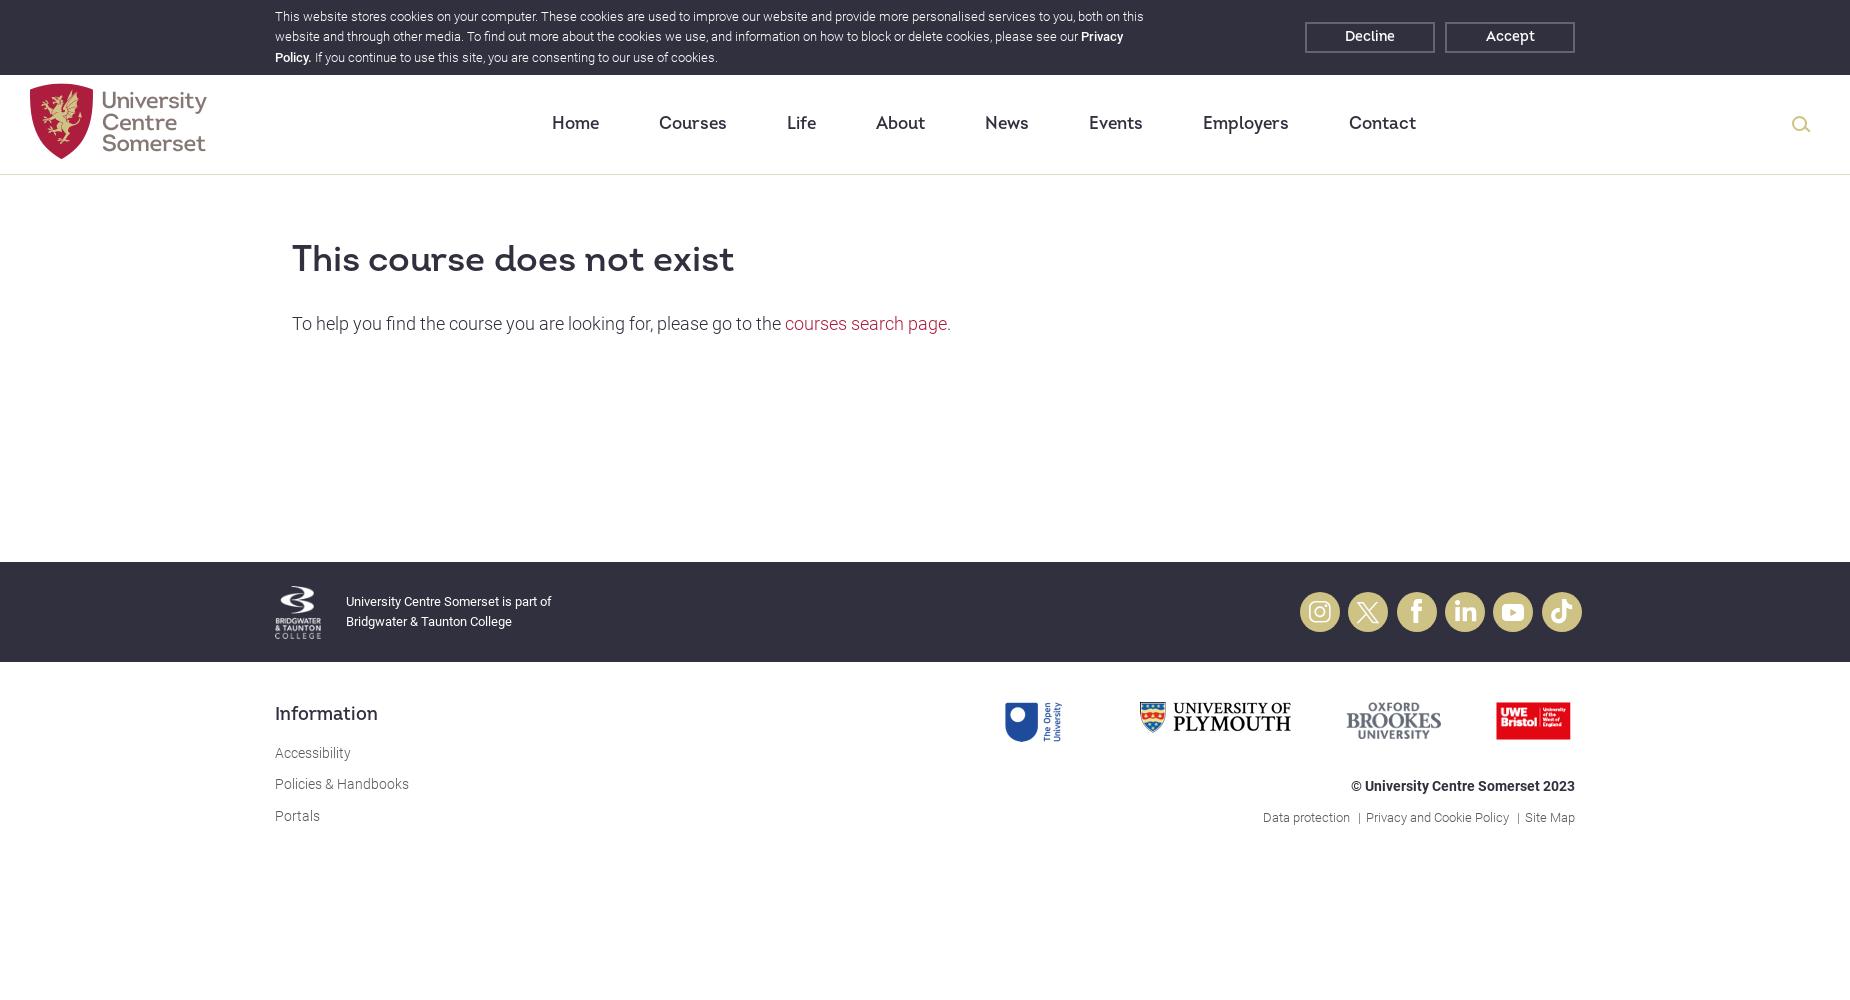 The image size is (1850, 1000). Describe the element at coordinates (312, 752) in the screenshot. I see `'Accessibility'` at that location.